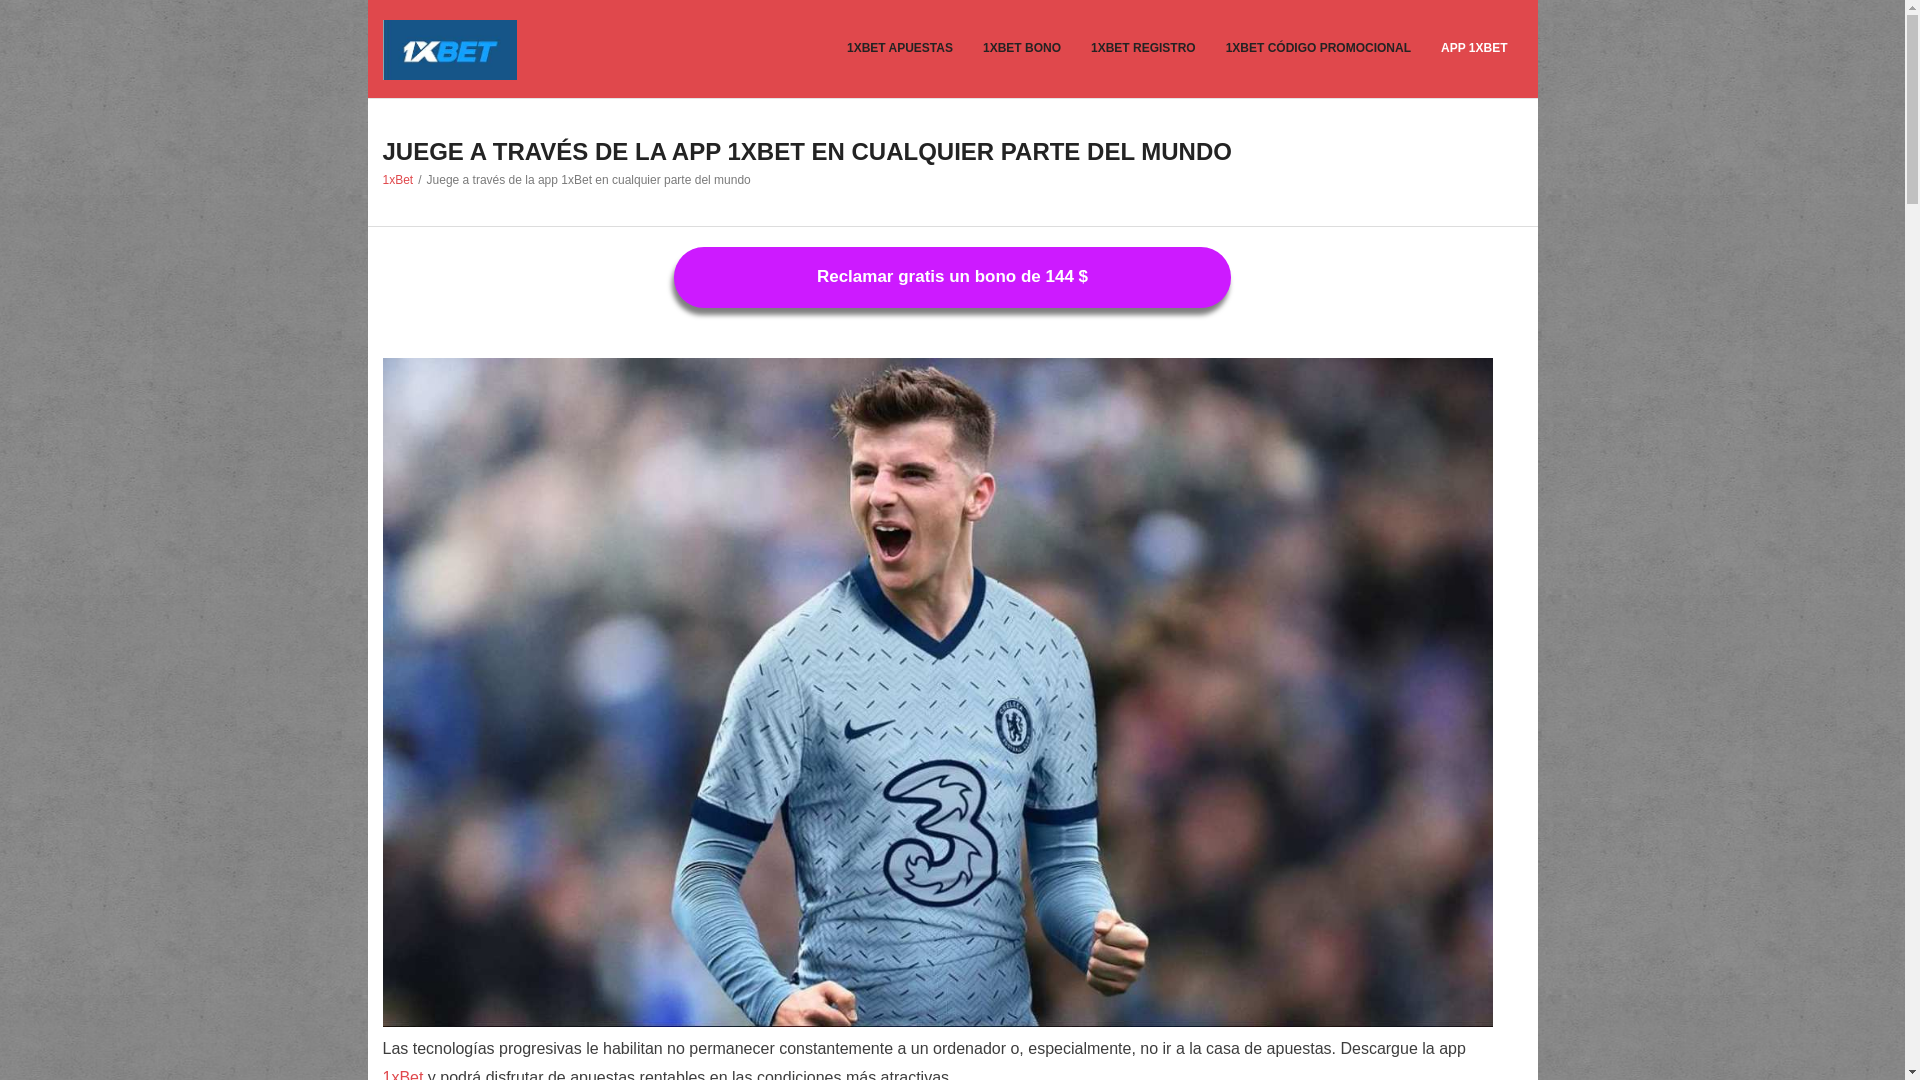 This screenshot has height=1080, width=1920. Describe the element at coordinates (1143, 48) in the screenshot. I see `'1XBET REGISTRO'` at that location.